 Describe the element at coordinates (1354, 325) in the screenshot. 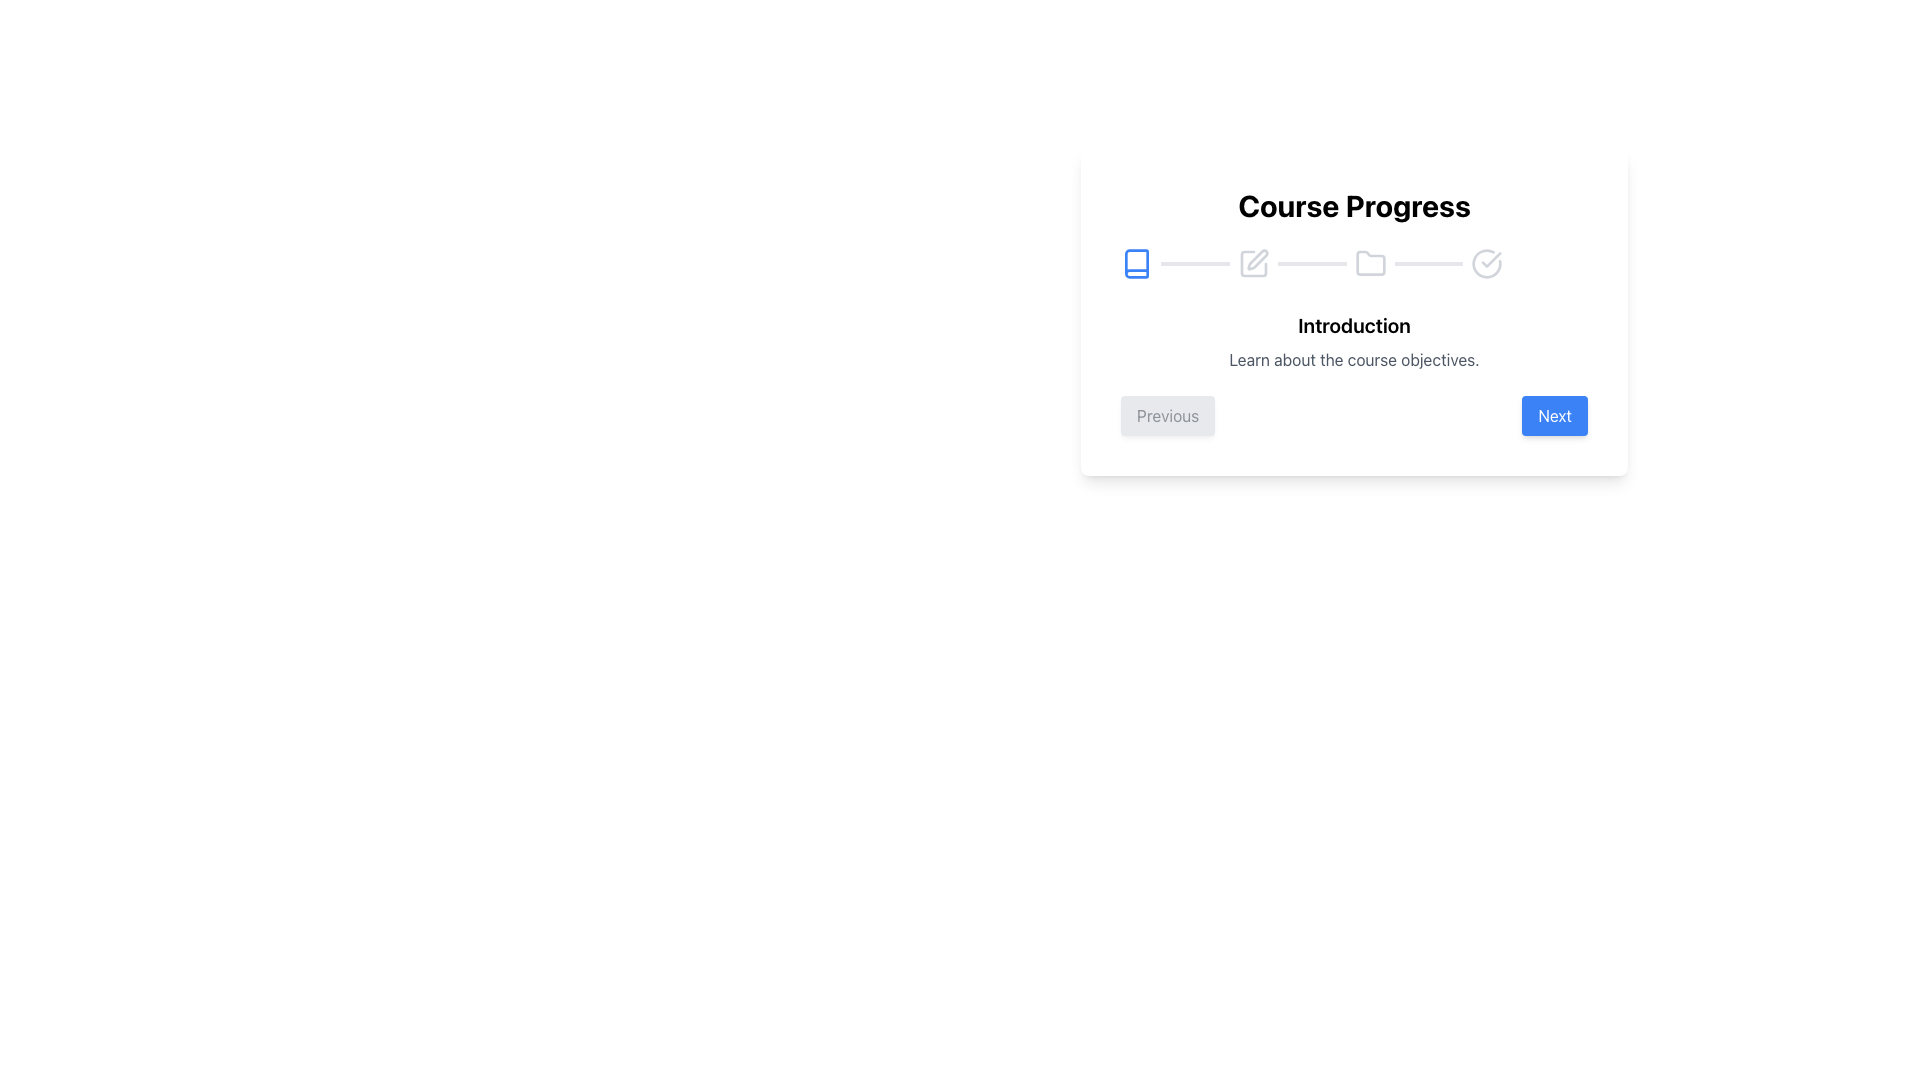

I see `the 'Introduction' text label which is styled with large, bold, dark serif font, located below the 'Course Progress' heading and above the descriptive text` at that location.